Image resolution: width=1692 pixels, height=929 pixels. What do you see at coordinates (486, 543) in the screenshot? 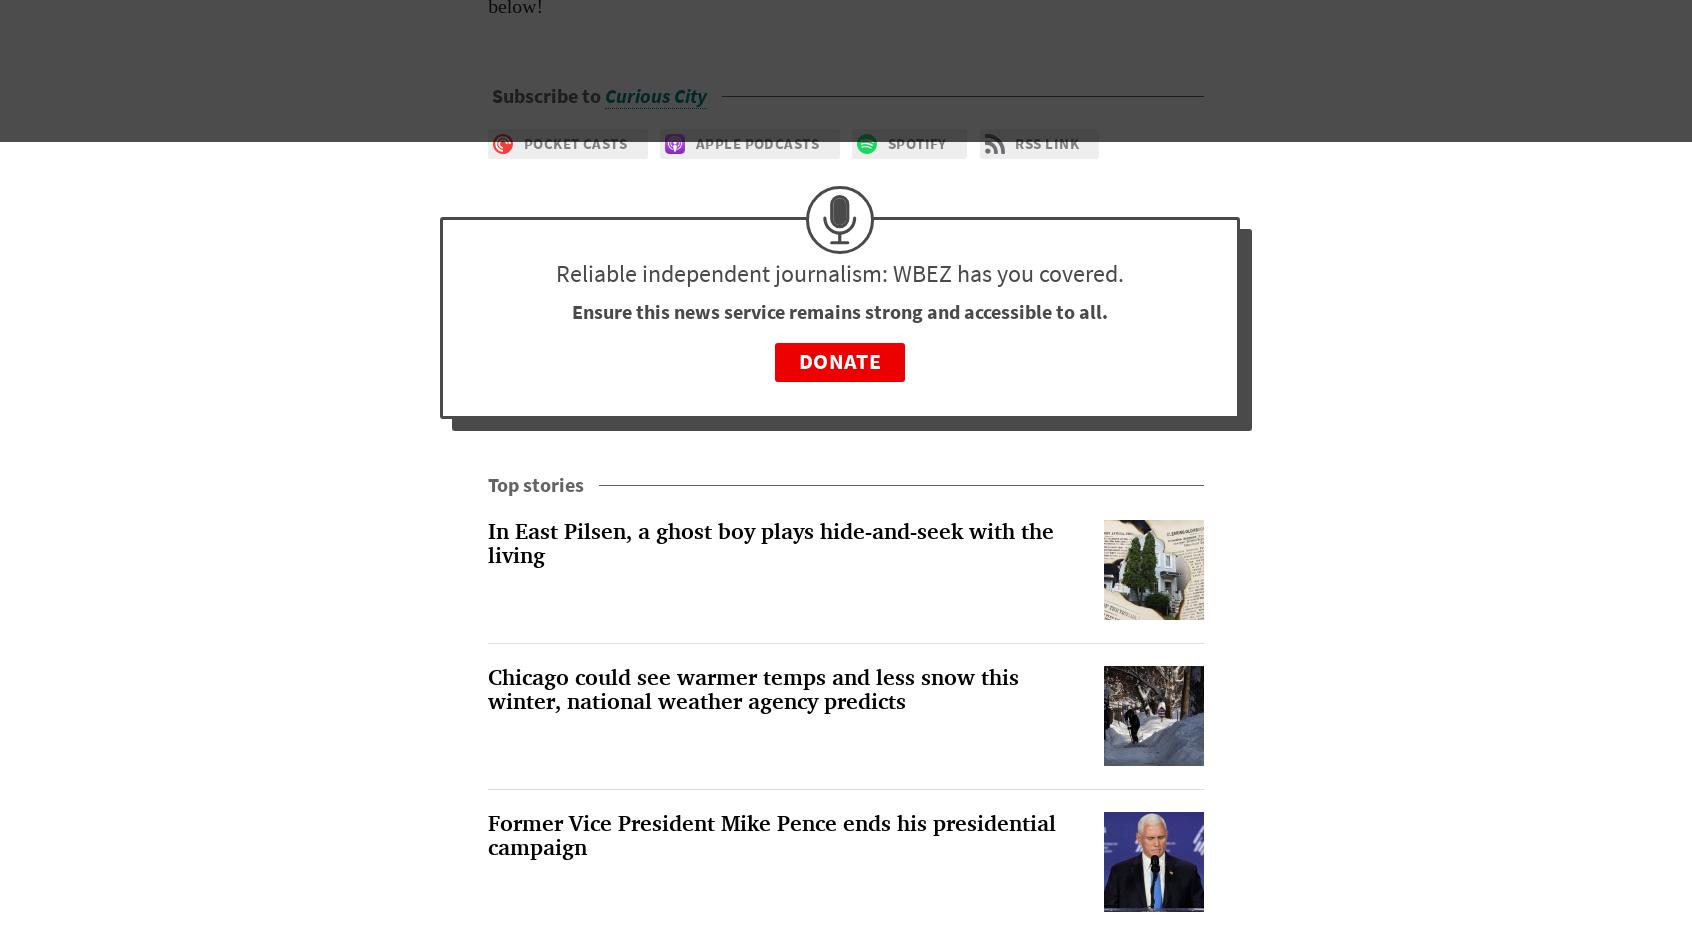
I see `'In East Pilsen, a ghost boy plays hide-and-seek with the living'` at bounding box center [486, 543].